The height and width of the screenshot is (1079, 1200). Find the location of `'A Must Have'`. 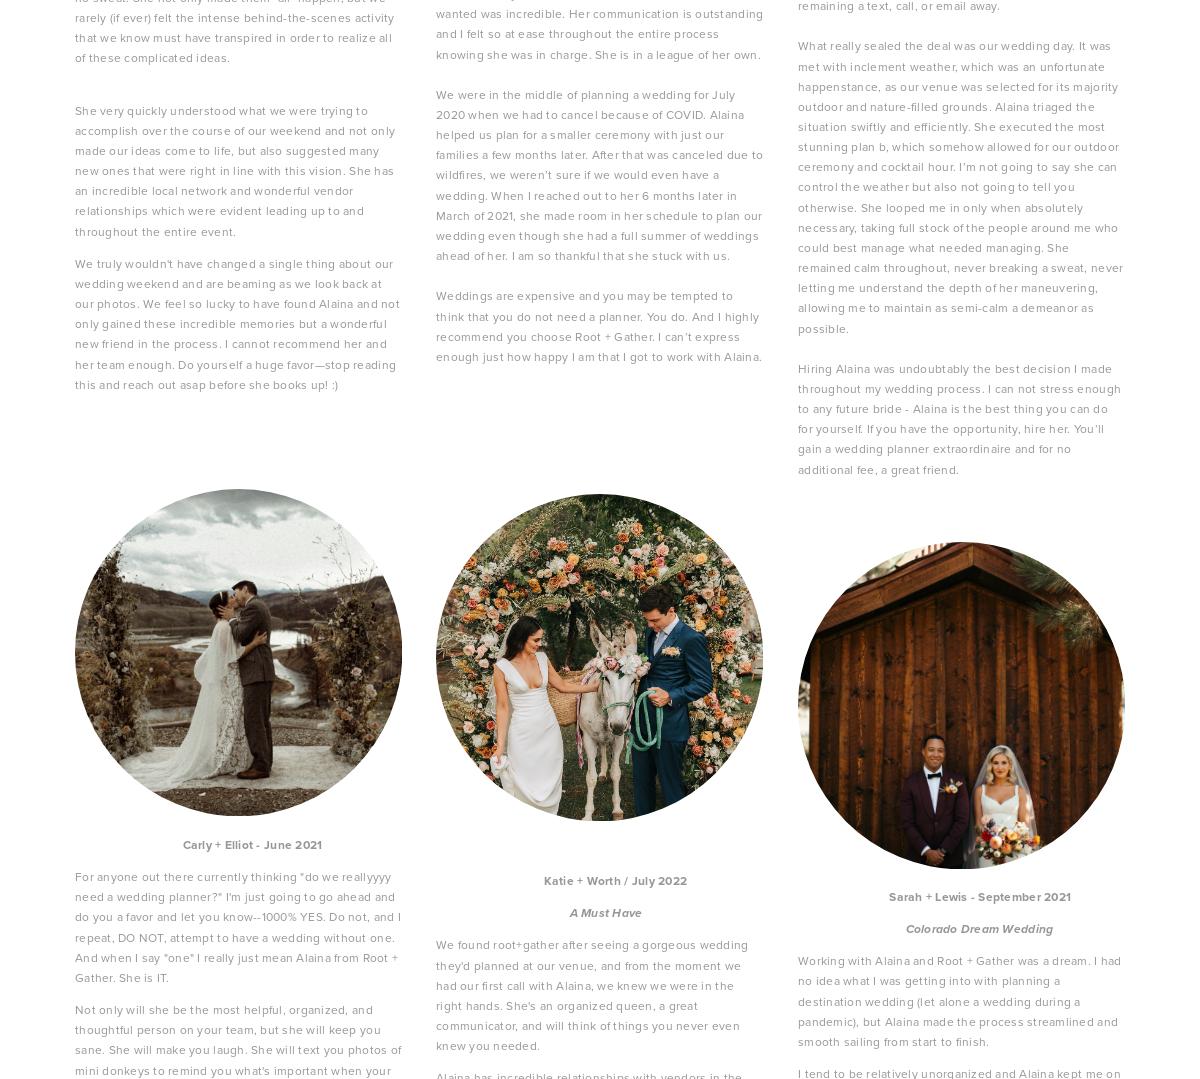

'A Must Have' is located at coordinates (606, 913).